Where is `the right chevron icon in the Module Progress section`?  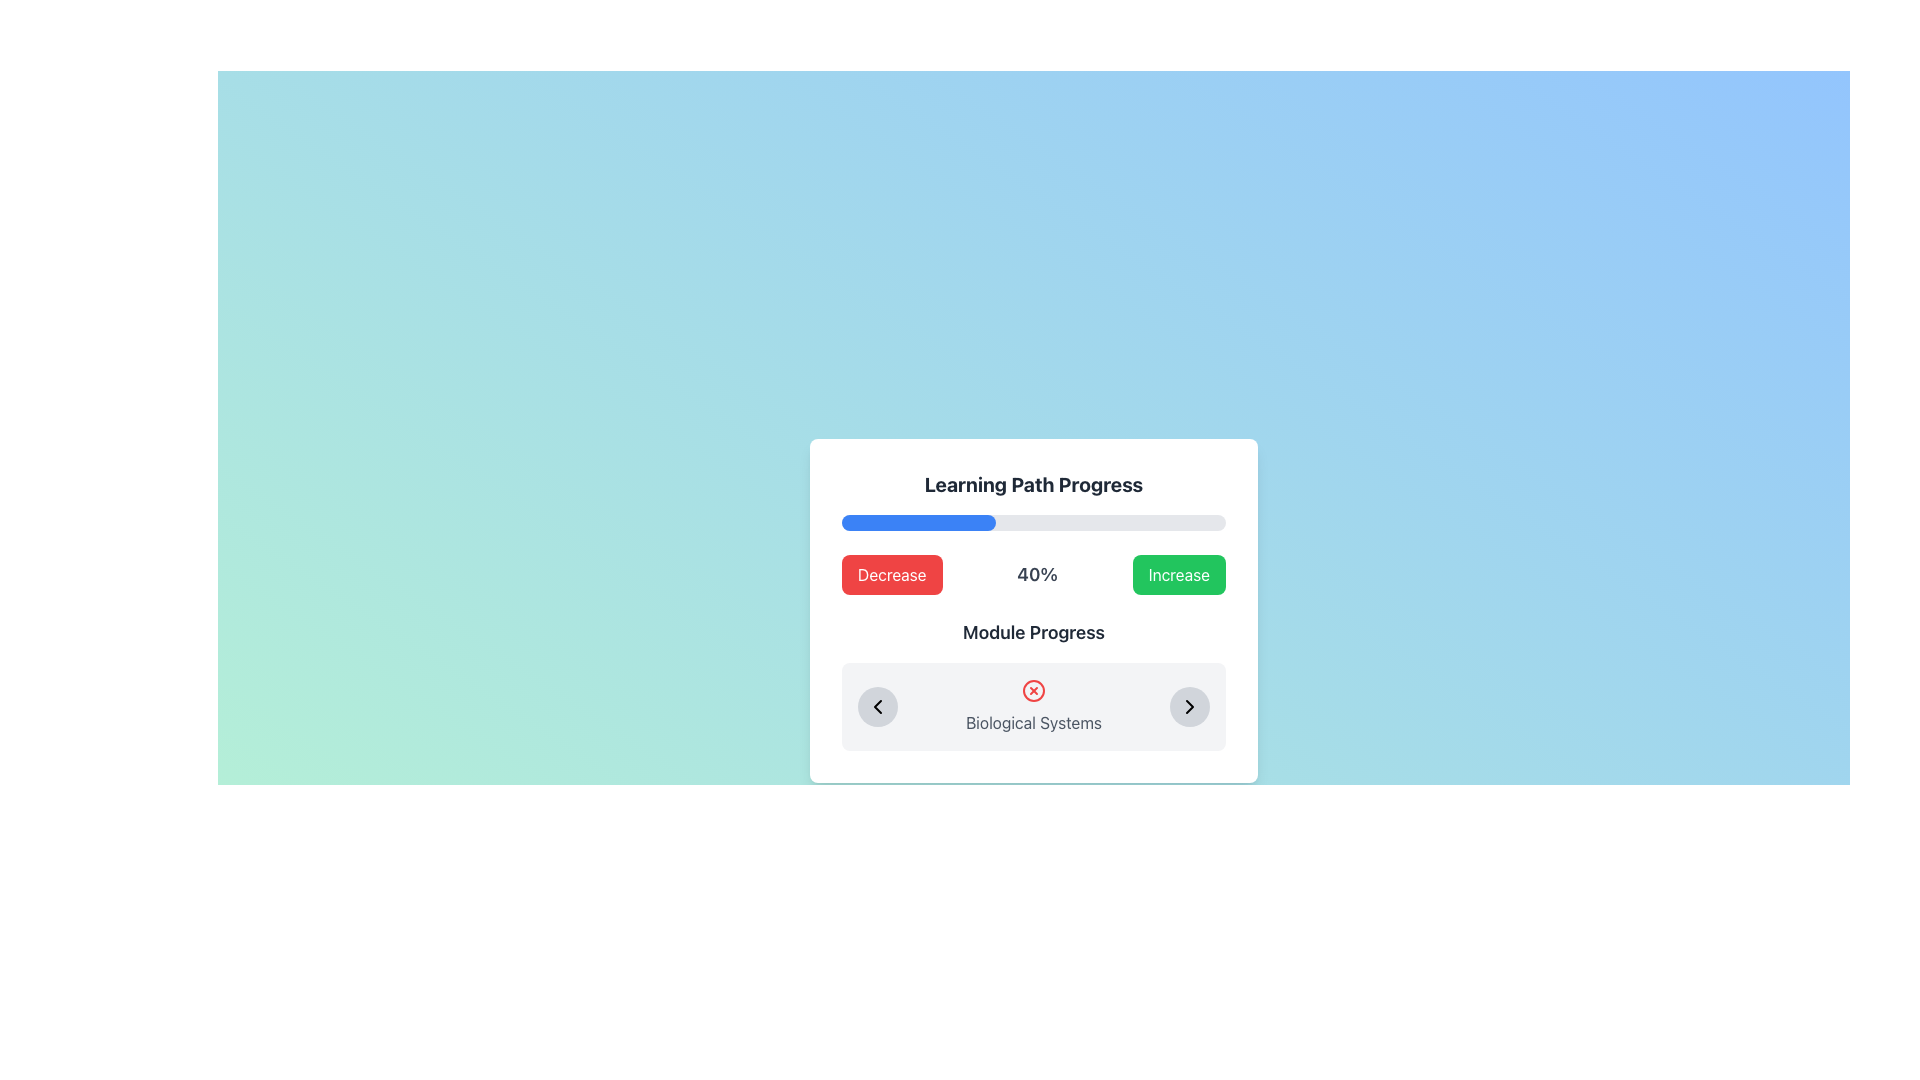
the right chevron icon in the Module Progress section is located at coordinates (1190, 705).